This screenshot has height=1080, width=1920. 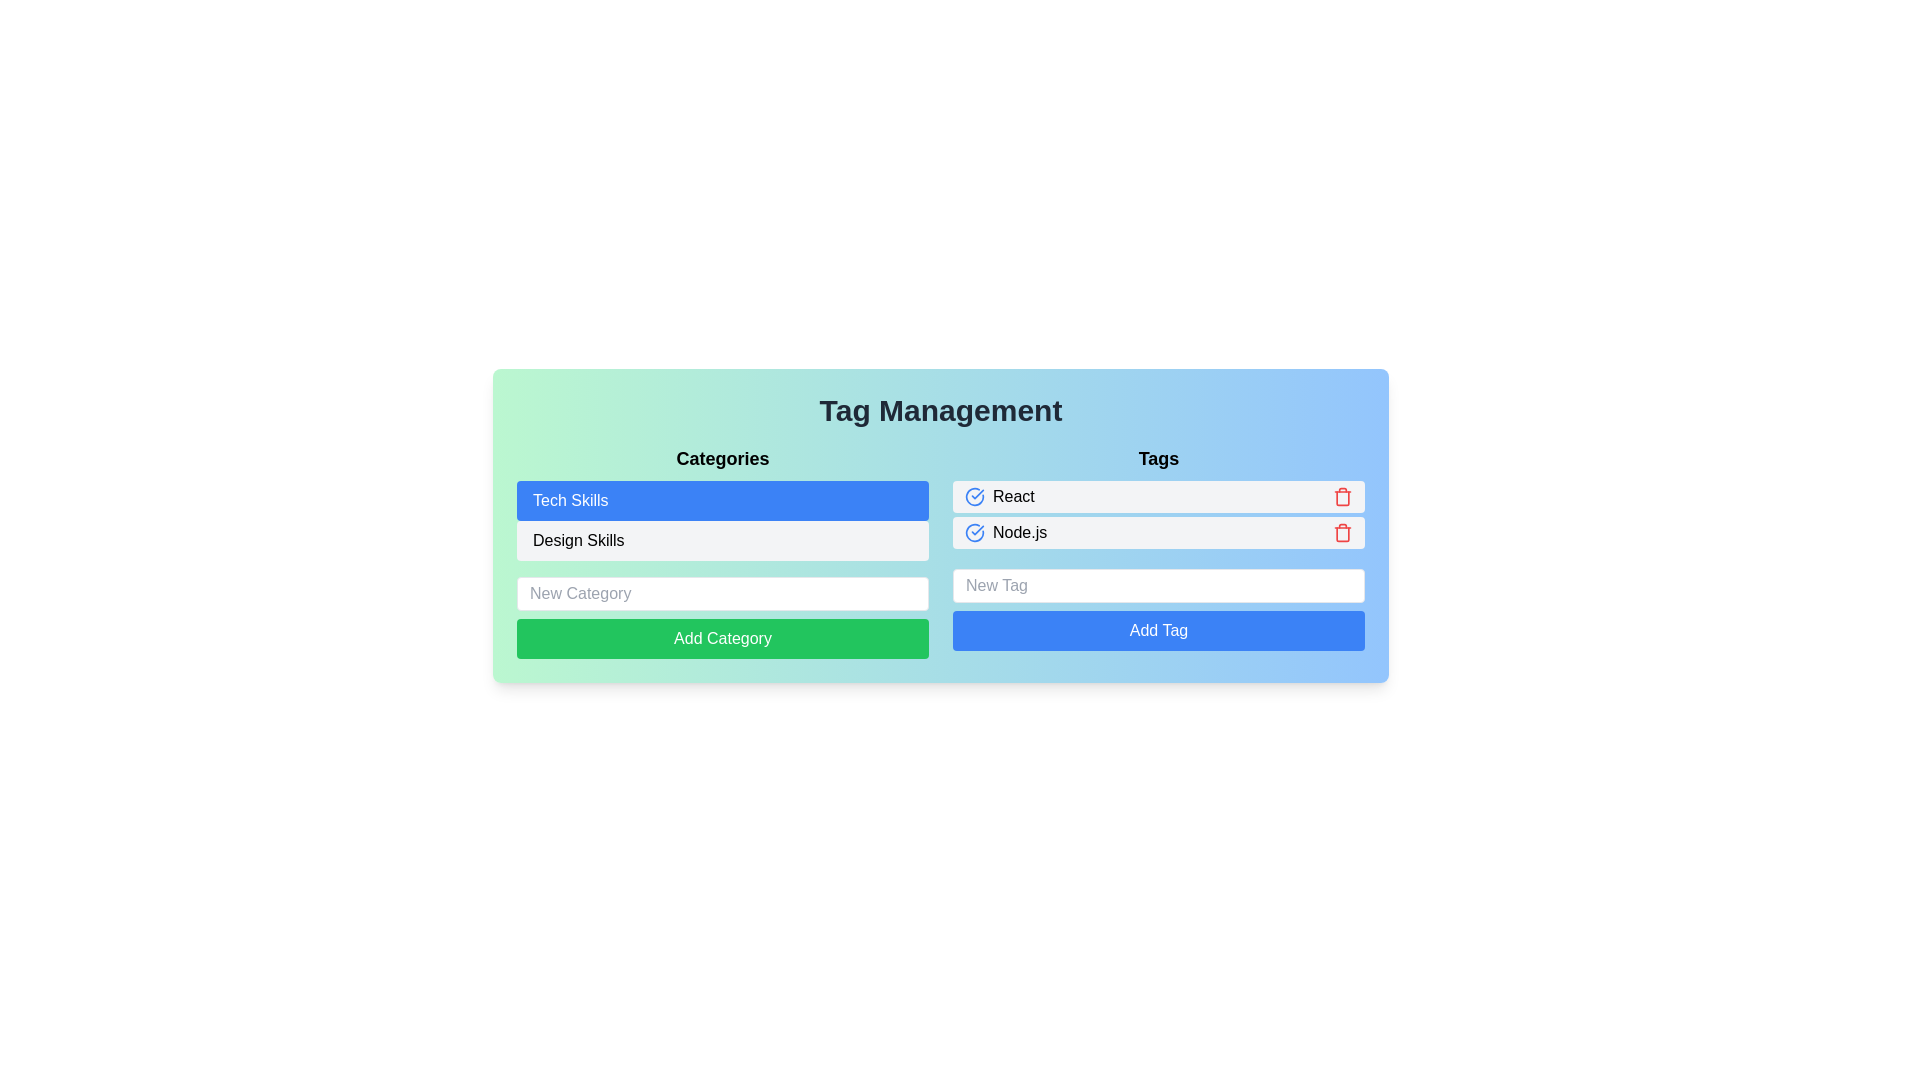 I want to click on the delete icon button located to the right of the 'Node.js' text in the 'Tags' section, so click(x=1343, y=531).